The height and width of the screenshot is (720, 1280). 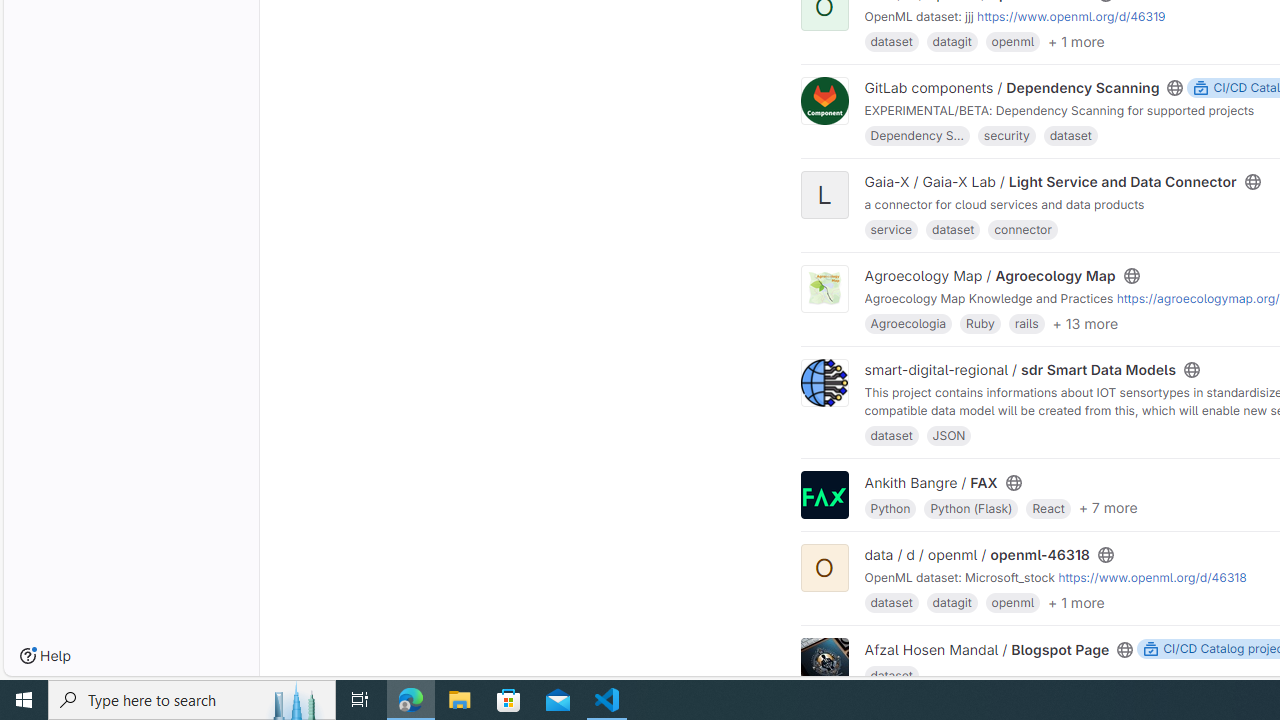 What do you see at coordinates (824, 568) in the screenshot?
I see `'O'` at bounding box center [824, 568].